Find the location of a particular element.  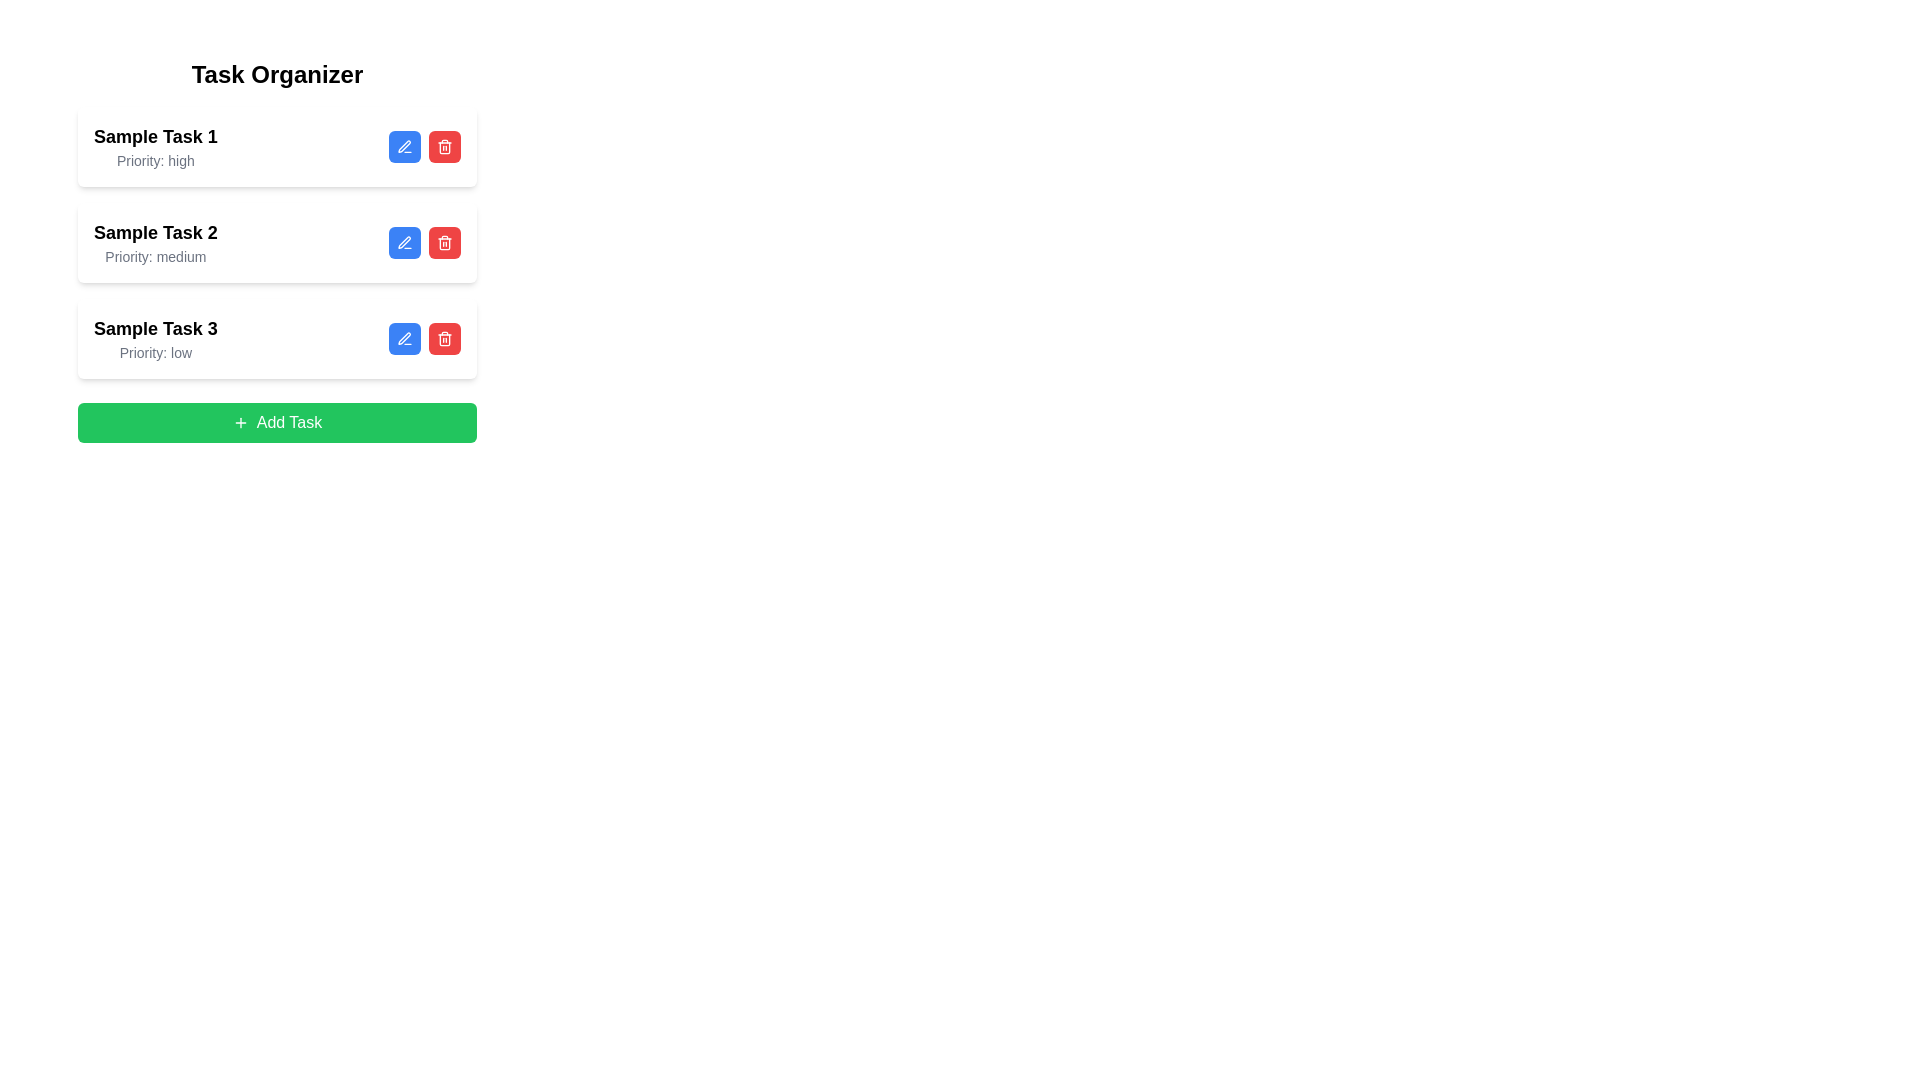

text label displaying 'Priority: medium' located directly below the title 'Sample Task 2' in the middle card of the task layout is located at coordinates (154, 256).